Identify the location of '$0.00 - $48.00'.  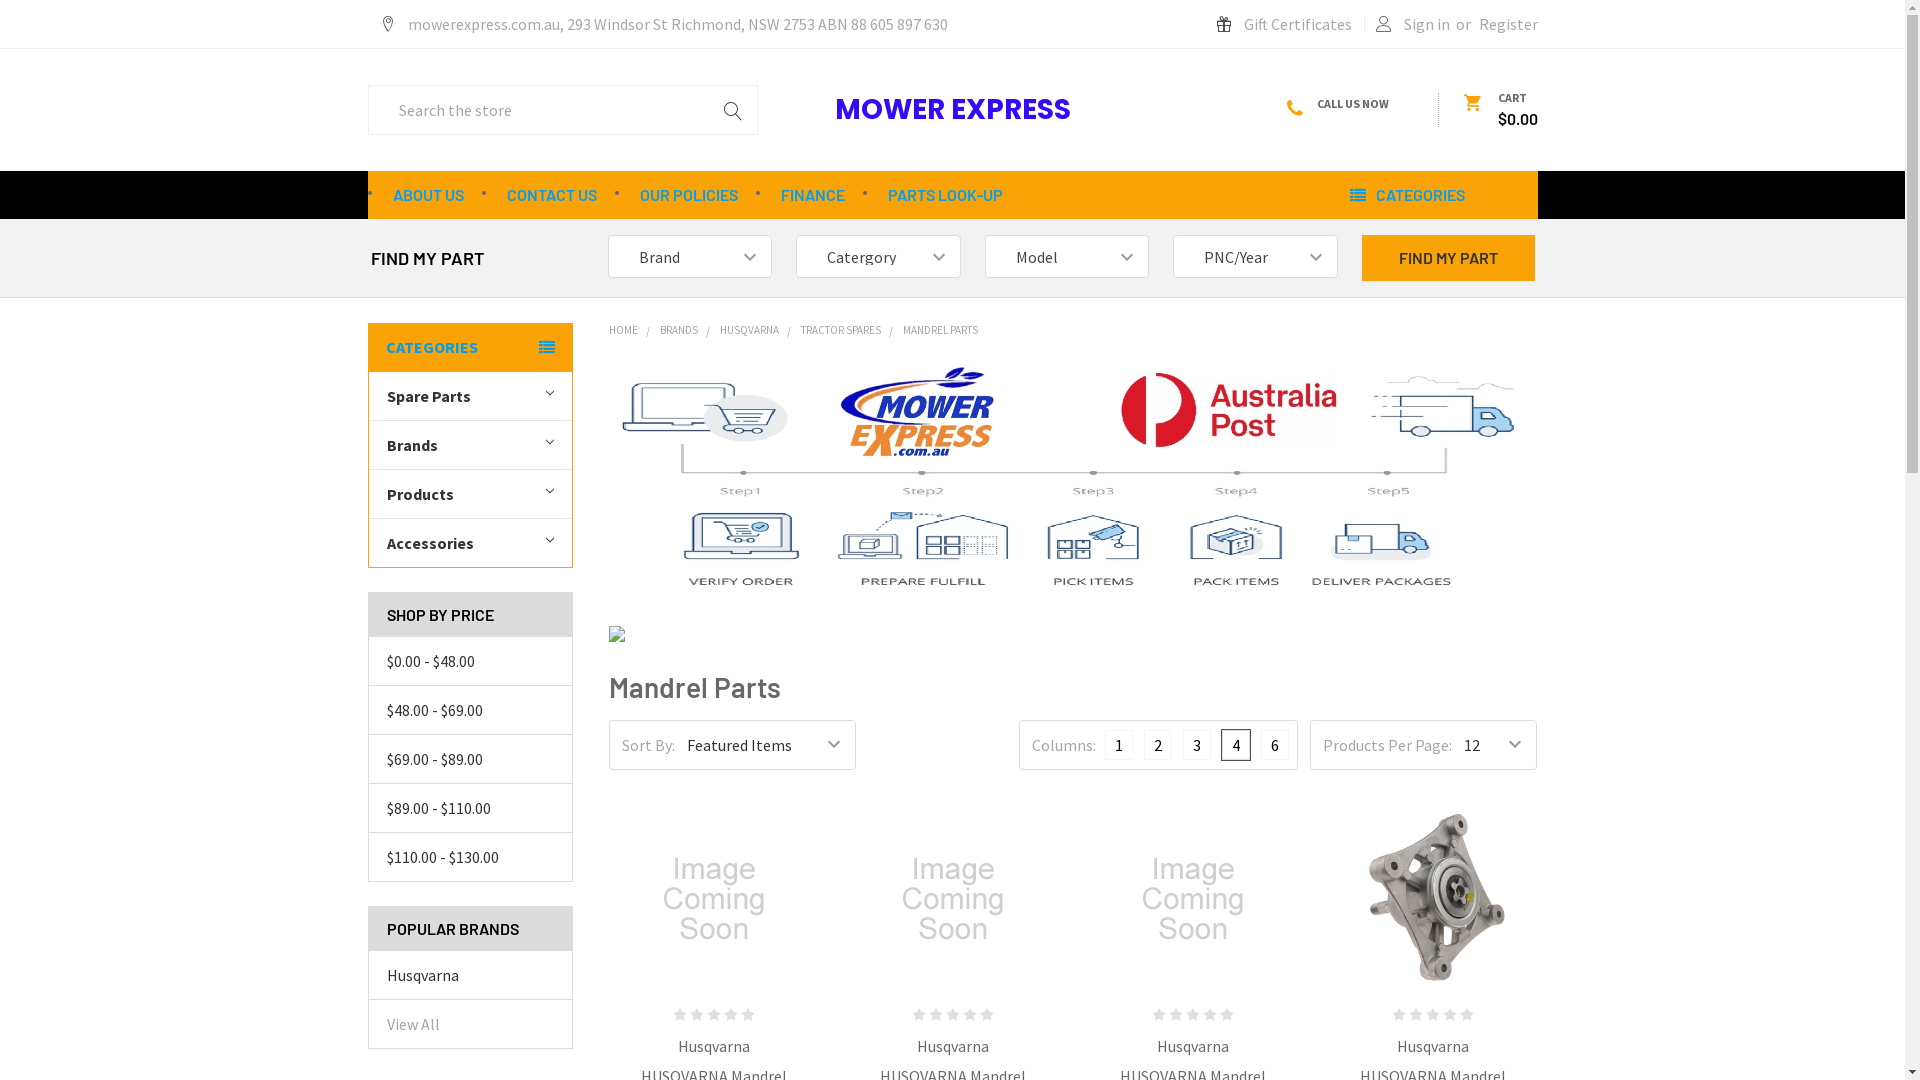
(468, 660).